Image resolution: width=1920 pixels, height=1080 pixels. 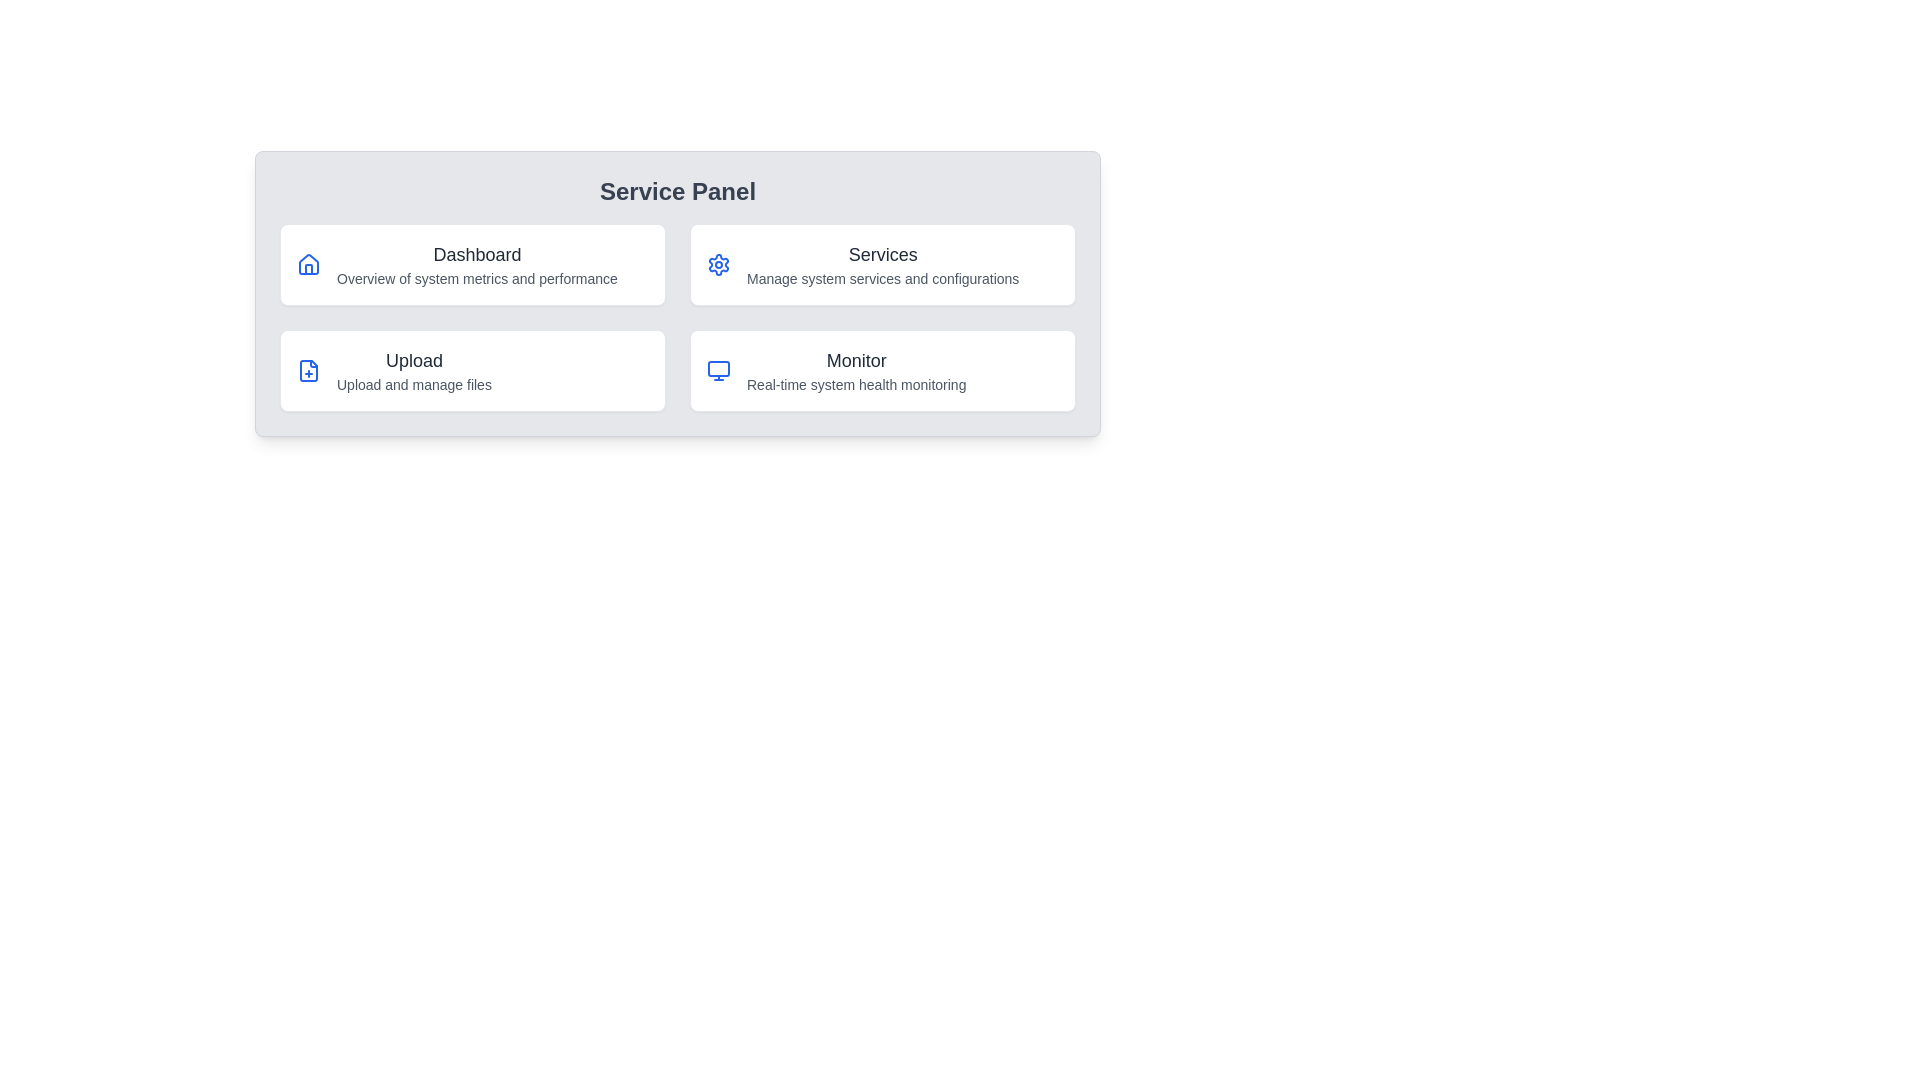 What do you see at coordinates (472, 370) in the screenshot?
I see `the 'Upload' card, which is a rectangular card with a white background, light gray border, bold title 'Upload', and subtitle 'Upload and manage files', located` at bounding box center [472, 370].